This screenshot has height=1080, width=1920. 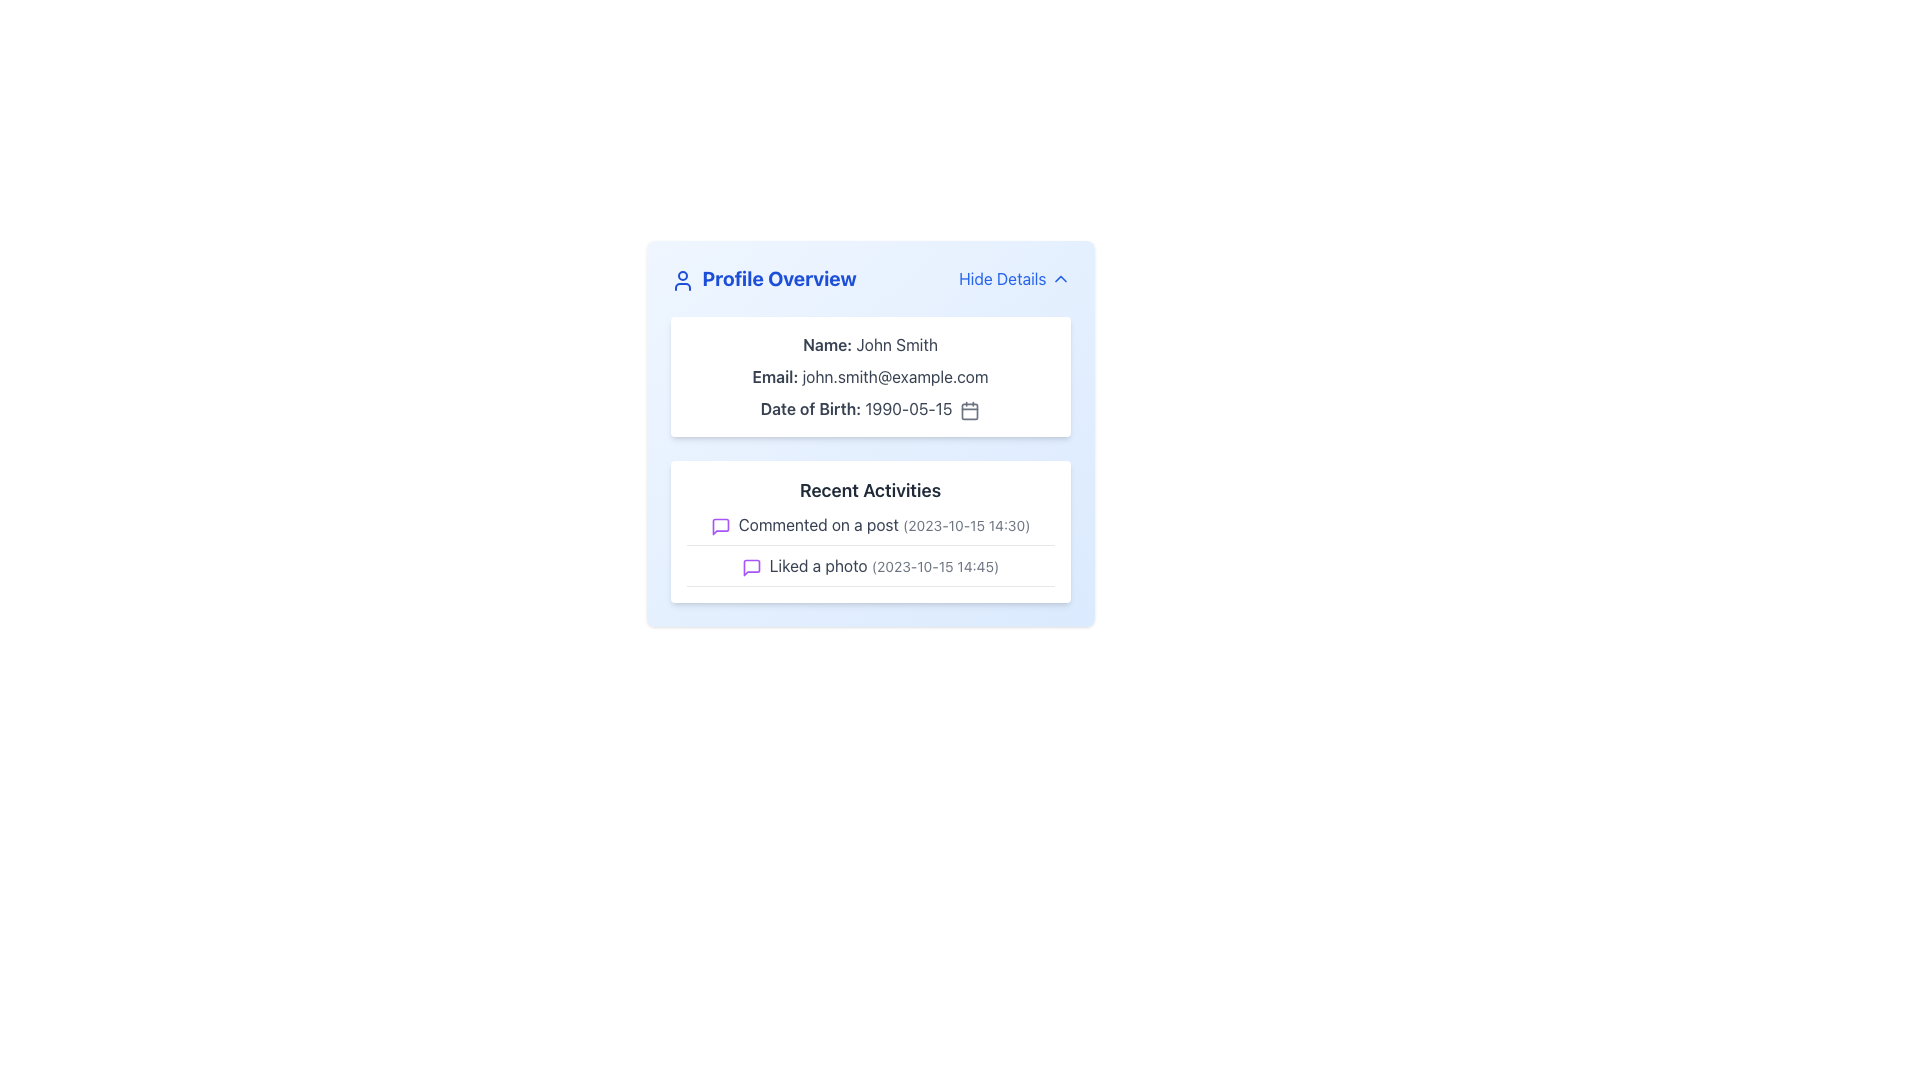 I want to click on the text display showing 'Liked a photo (2023-10-15 14:45)' in the Recent Activities section, so click(x=870, y=570).